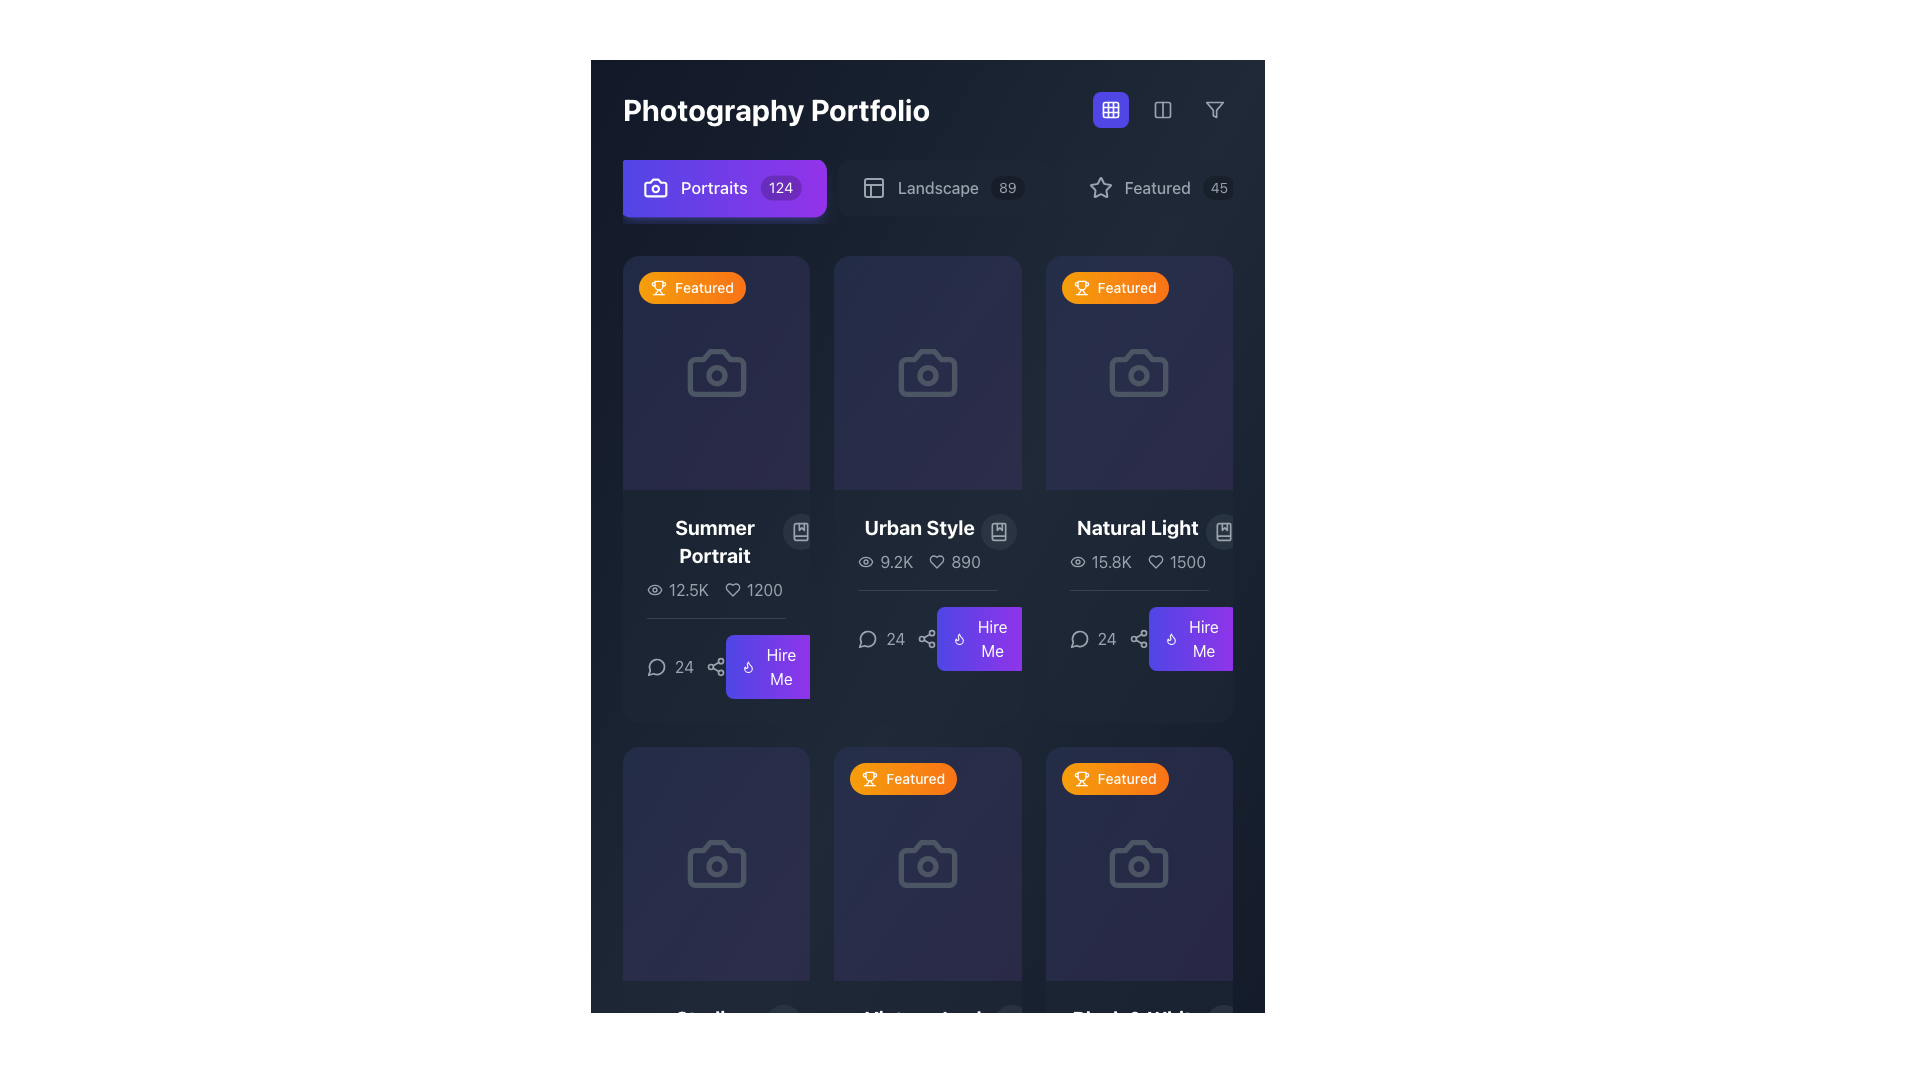  Describe the element at coordinates (715, 589) in the screenshot. I see `the Engagement statistics bar located beneath the 'Summer Portrait' title, which summarizes the engagement statistics for the associated content item` at that location.